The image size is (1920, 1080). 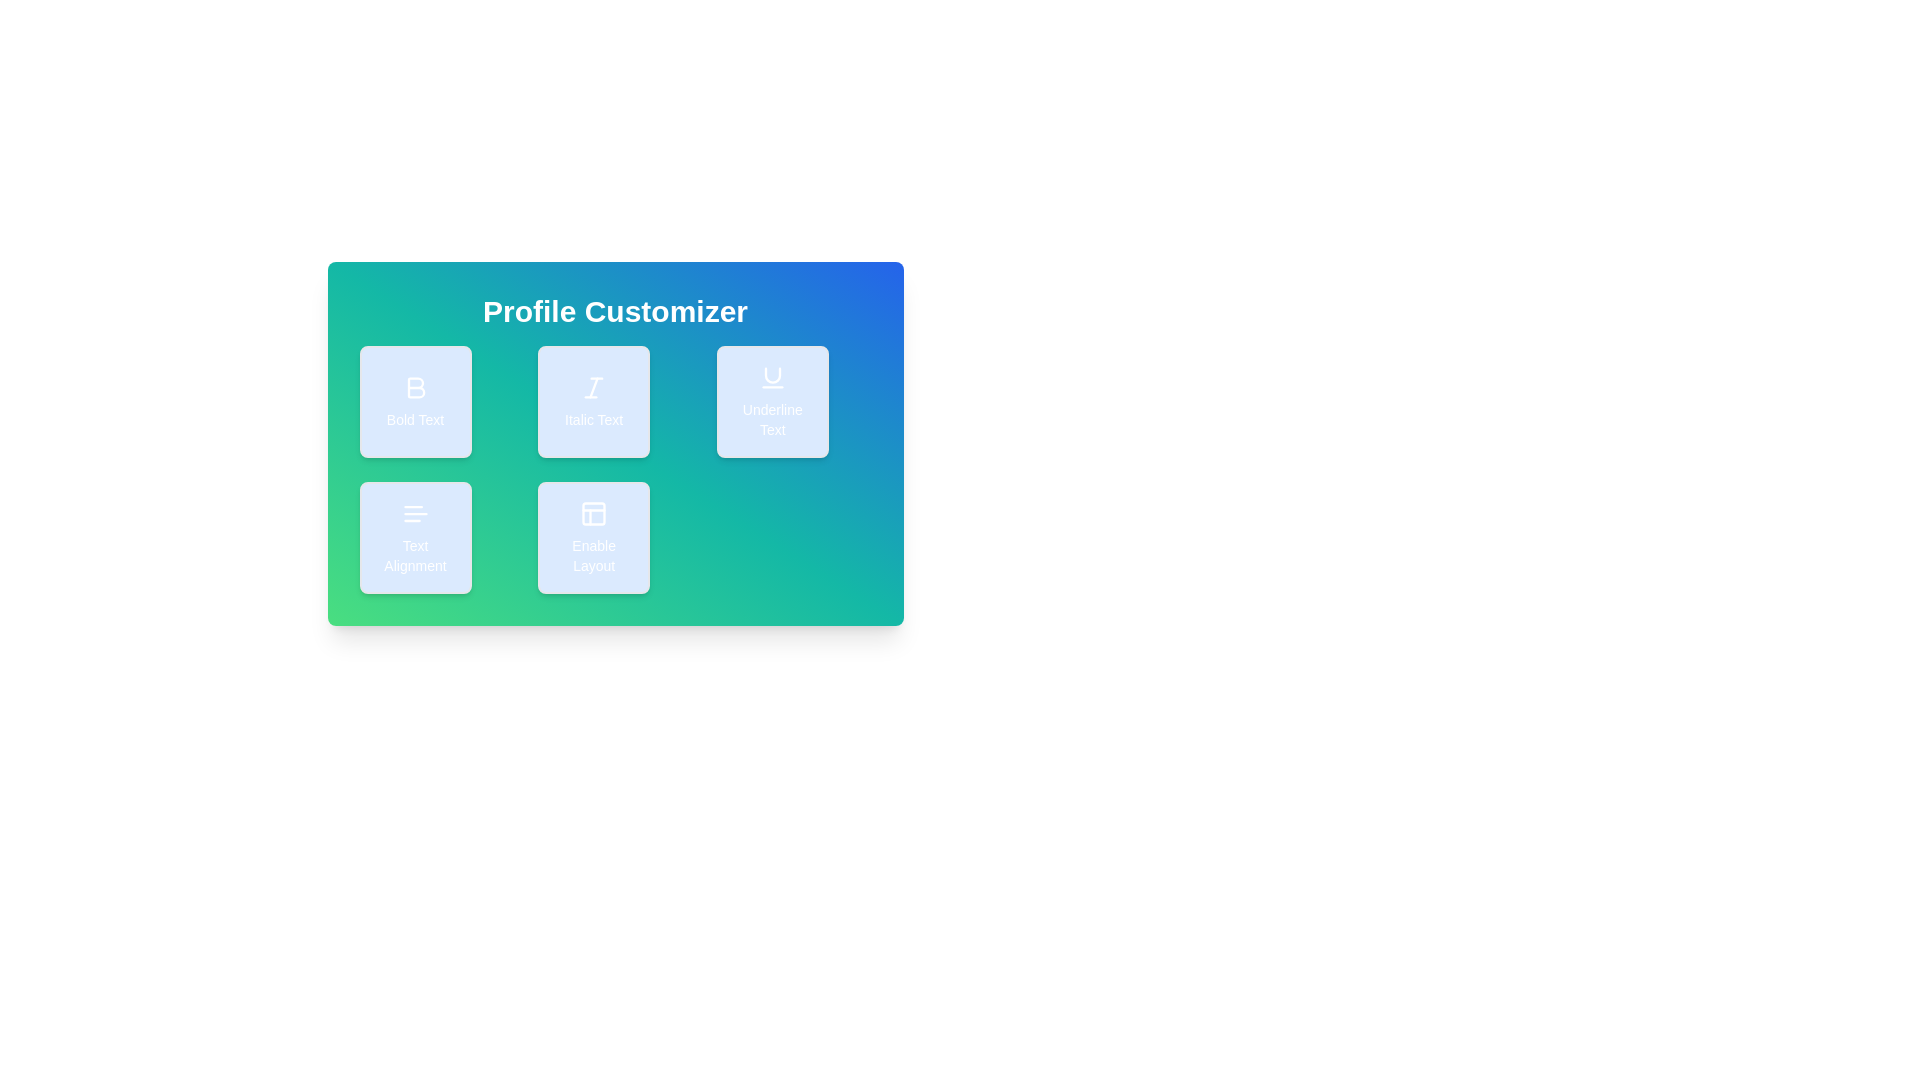 What do you see at coordinates (614, 442) in the screenshot?
I see `the 'Italic Text' button` at bounding box center [614, 442].